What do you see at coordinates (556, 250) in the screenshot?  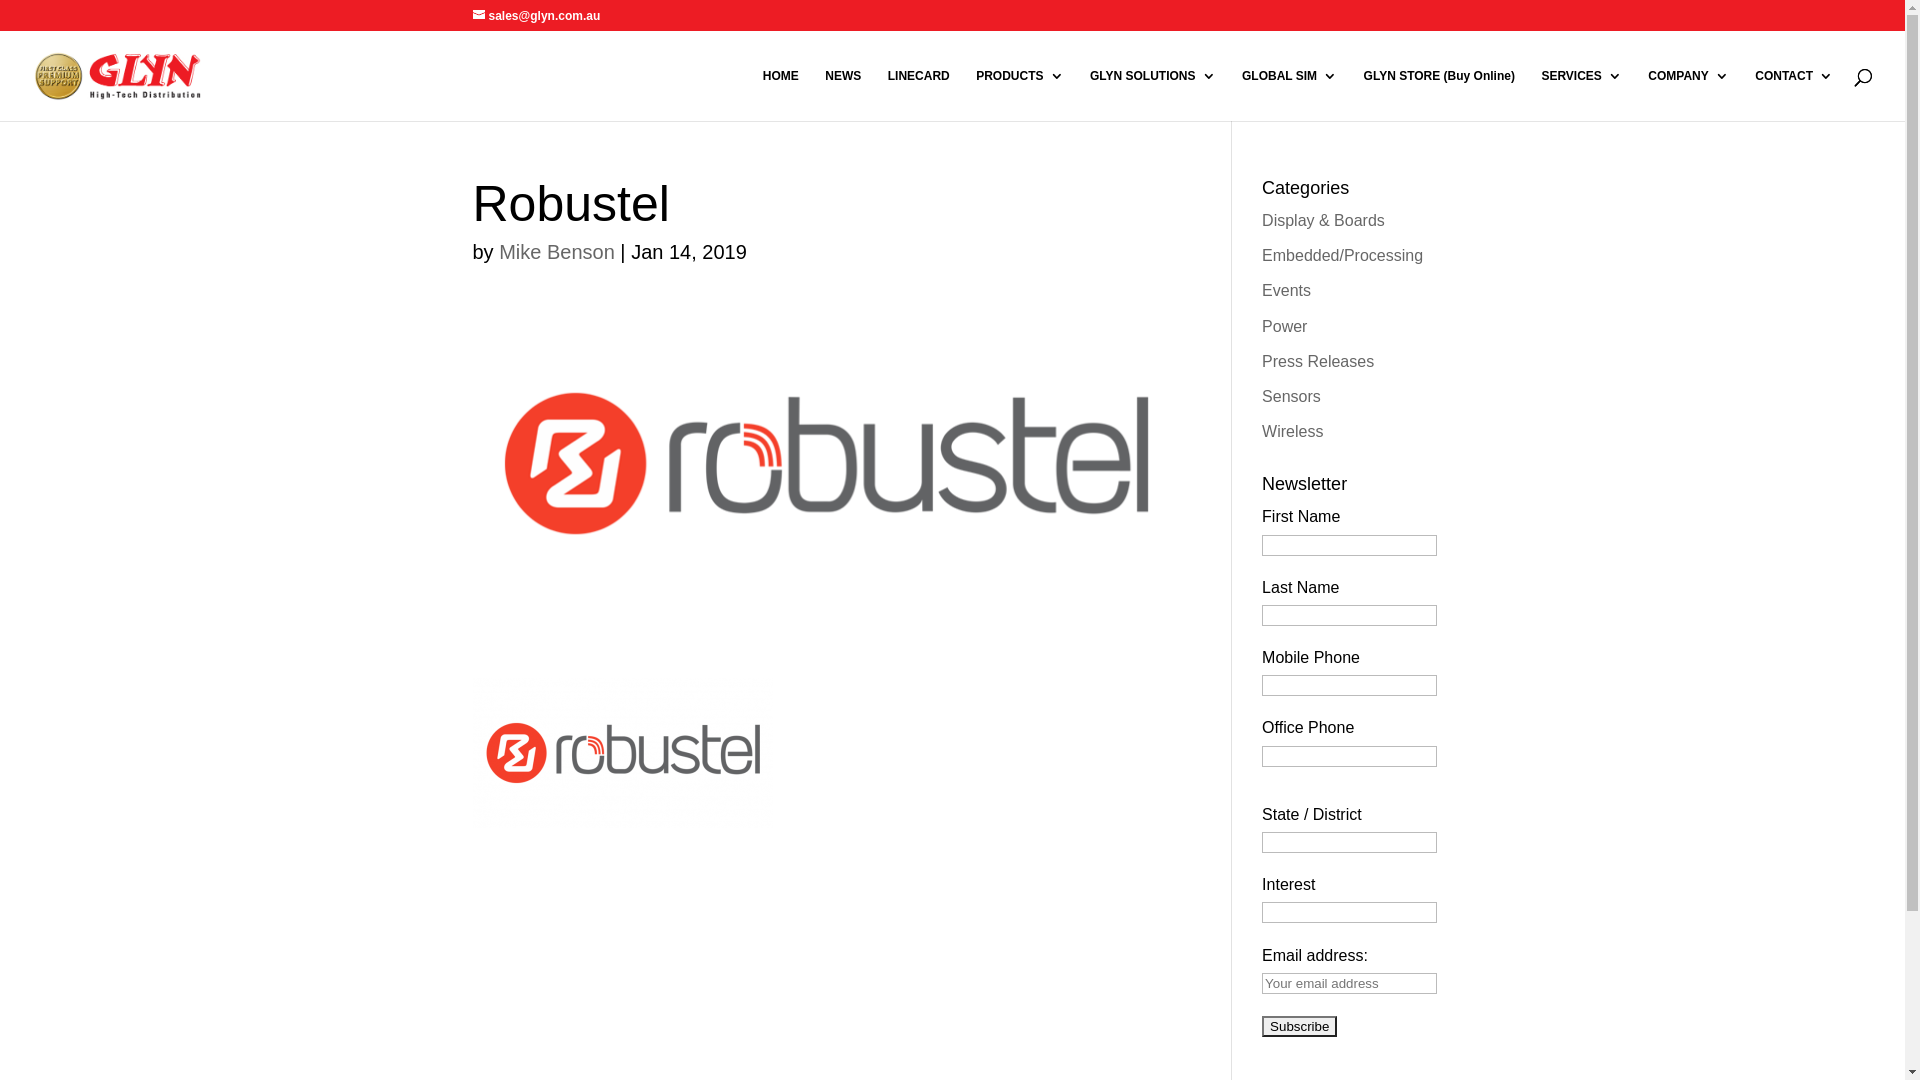 I see `'Mike Benson'` at bounding box center [556, 250].